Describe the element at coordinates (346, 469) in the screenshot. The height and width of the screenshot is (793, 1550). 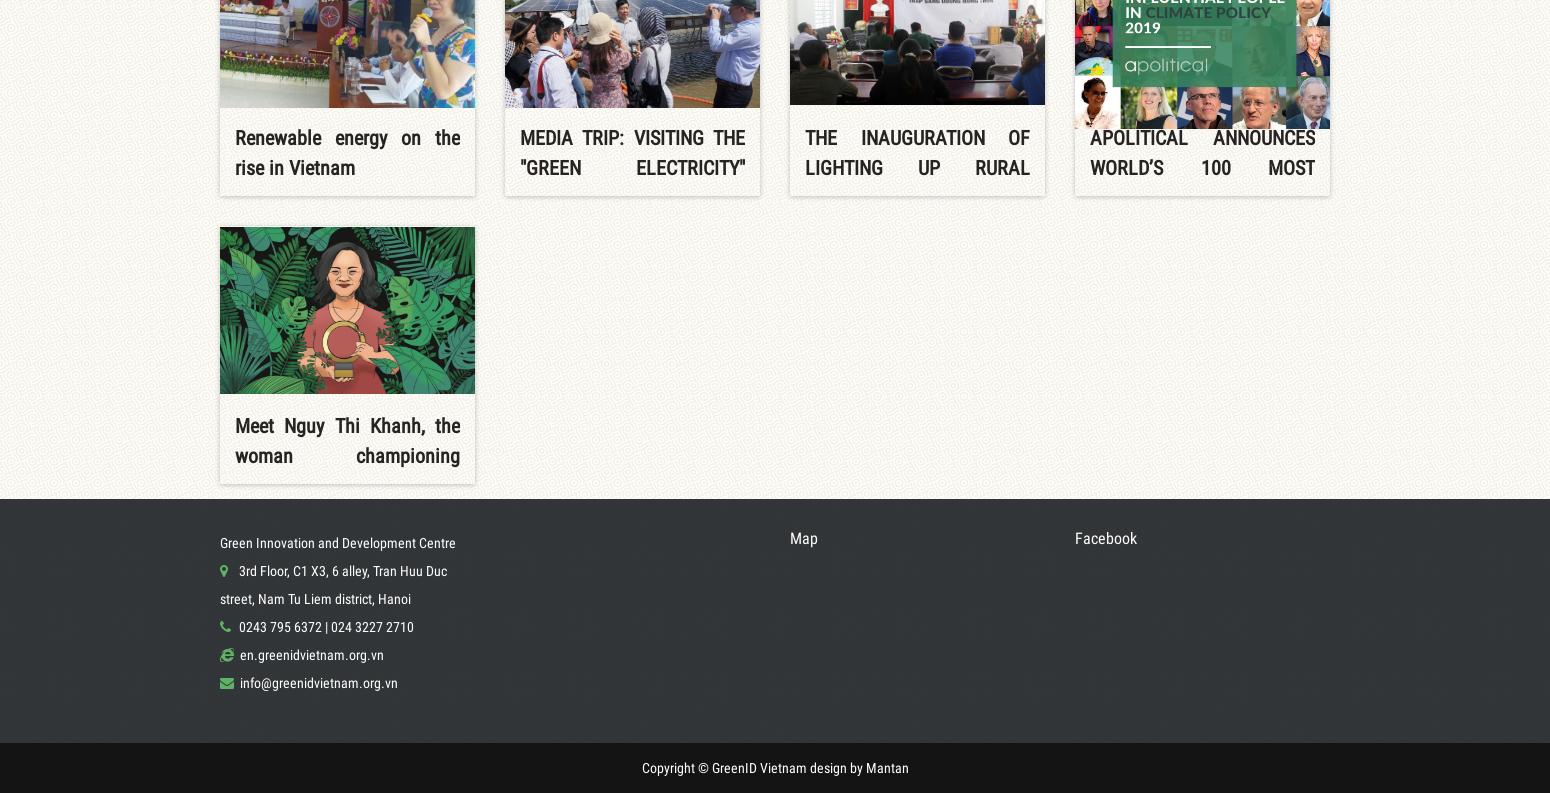
I see `'Meet Nguy Thi Khanh, the woman championing Vietnam’s energy development'` at that location.